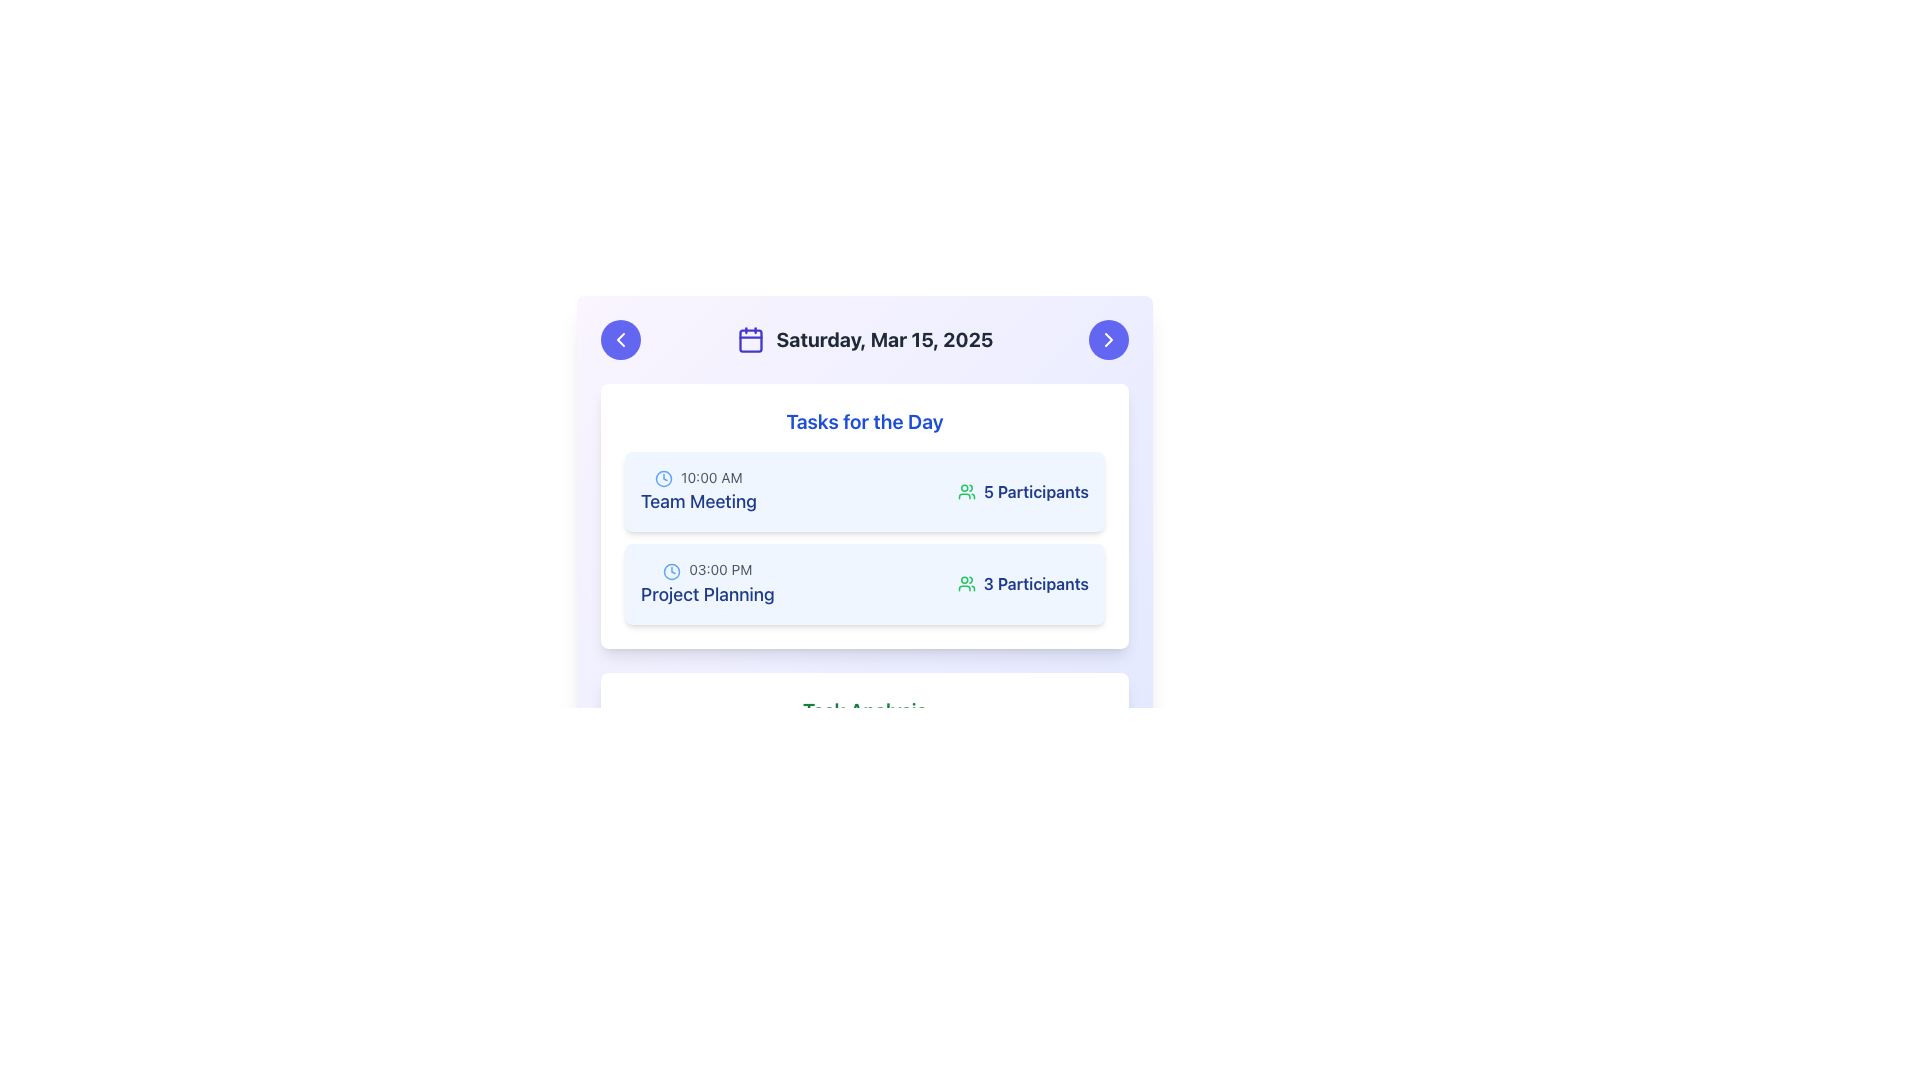 This screenshot has height=1080, width=1920. What do you see at coordinates (1023, 492) in the screenshot?
I see `the '5 Participants' text label with a green person icon in the 'Team Meeting' row of the schedule list` at bounding box center [1023, 492].